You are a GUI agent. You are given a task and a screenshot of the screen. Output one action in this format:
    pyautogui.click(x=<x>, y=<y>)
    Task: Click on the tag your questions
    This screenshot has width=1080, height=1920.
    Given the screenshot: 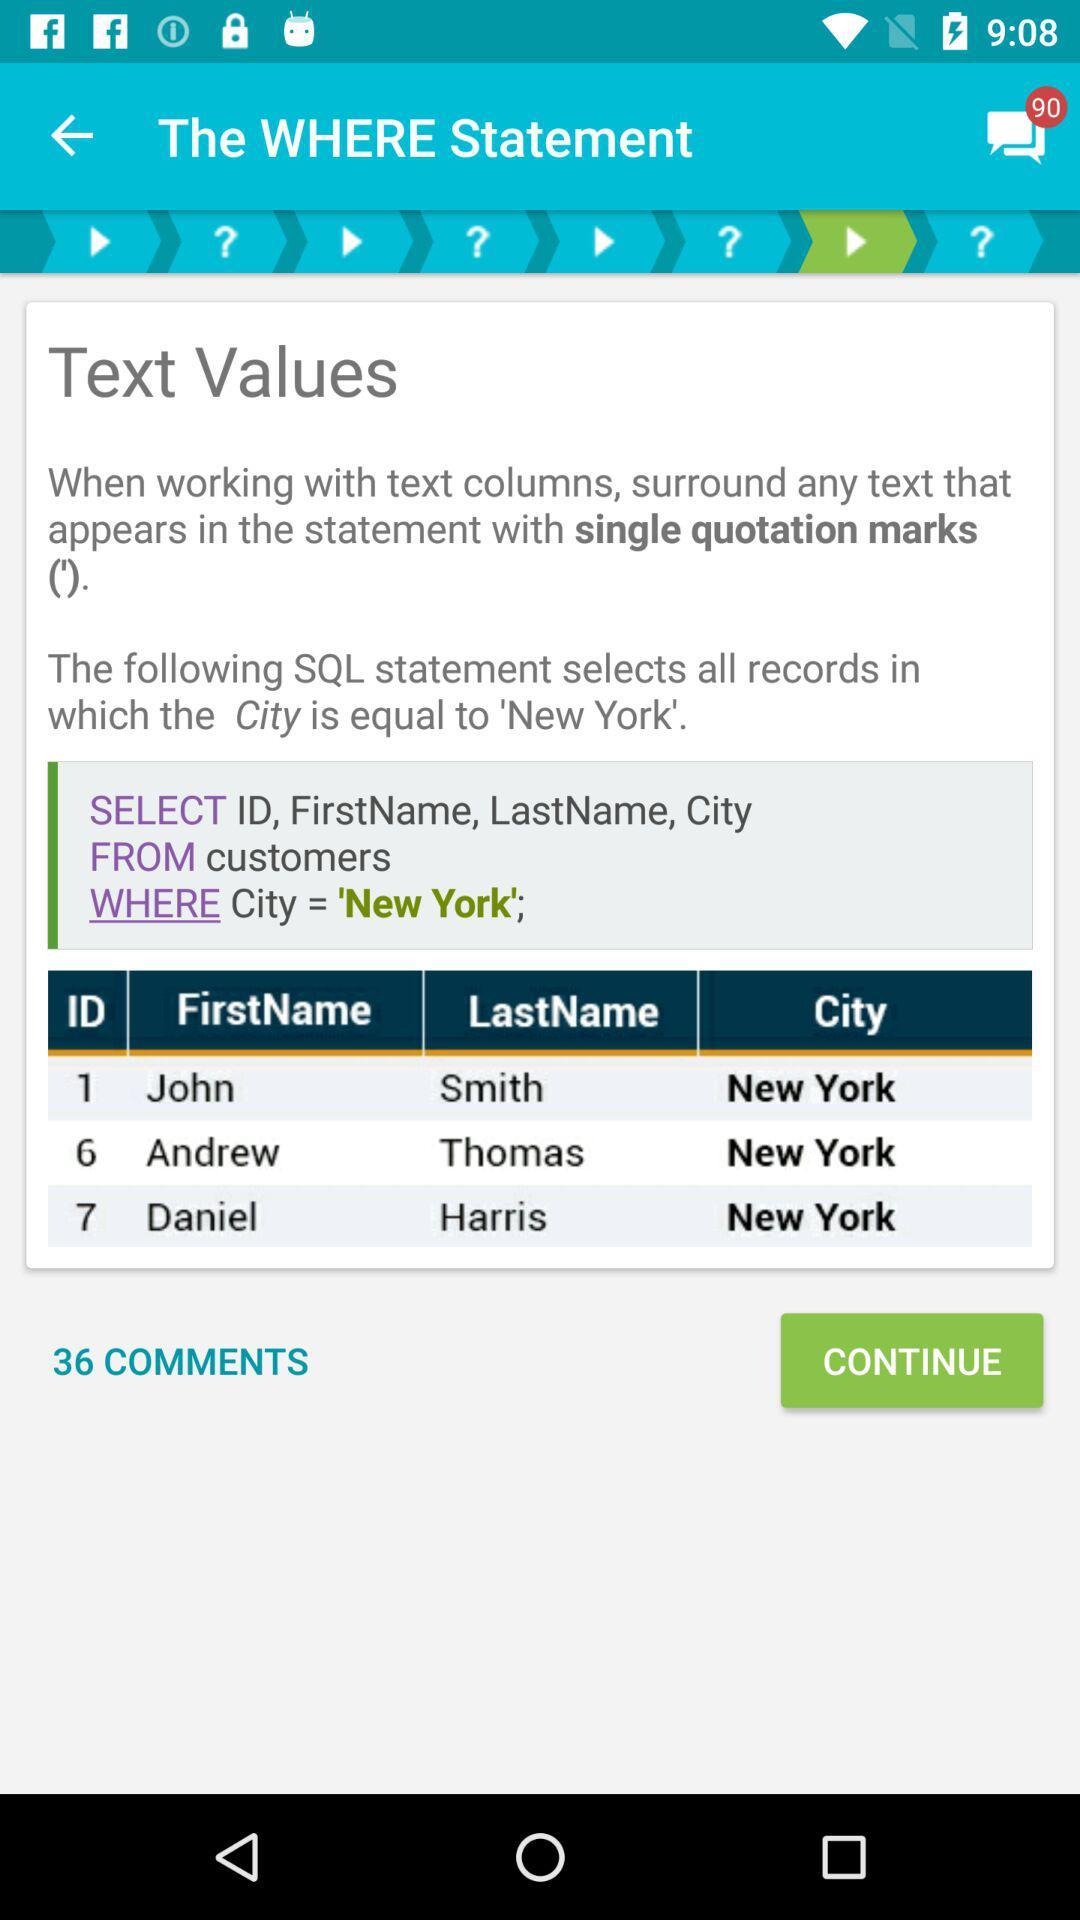 What is the action you would take?
    pyautogui.click(x=729, y=240)
    